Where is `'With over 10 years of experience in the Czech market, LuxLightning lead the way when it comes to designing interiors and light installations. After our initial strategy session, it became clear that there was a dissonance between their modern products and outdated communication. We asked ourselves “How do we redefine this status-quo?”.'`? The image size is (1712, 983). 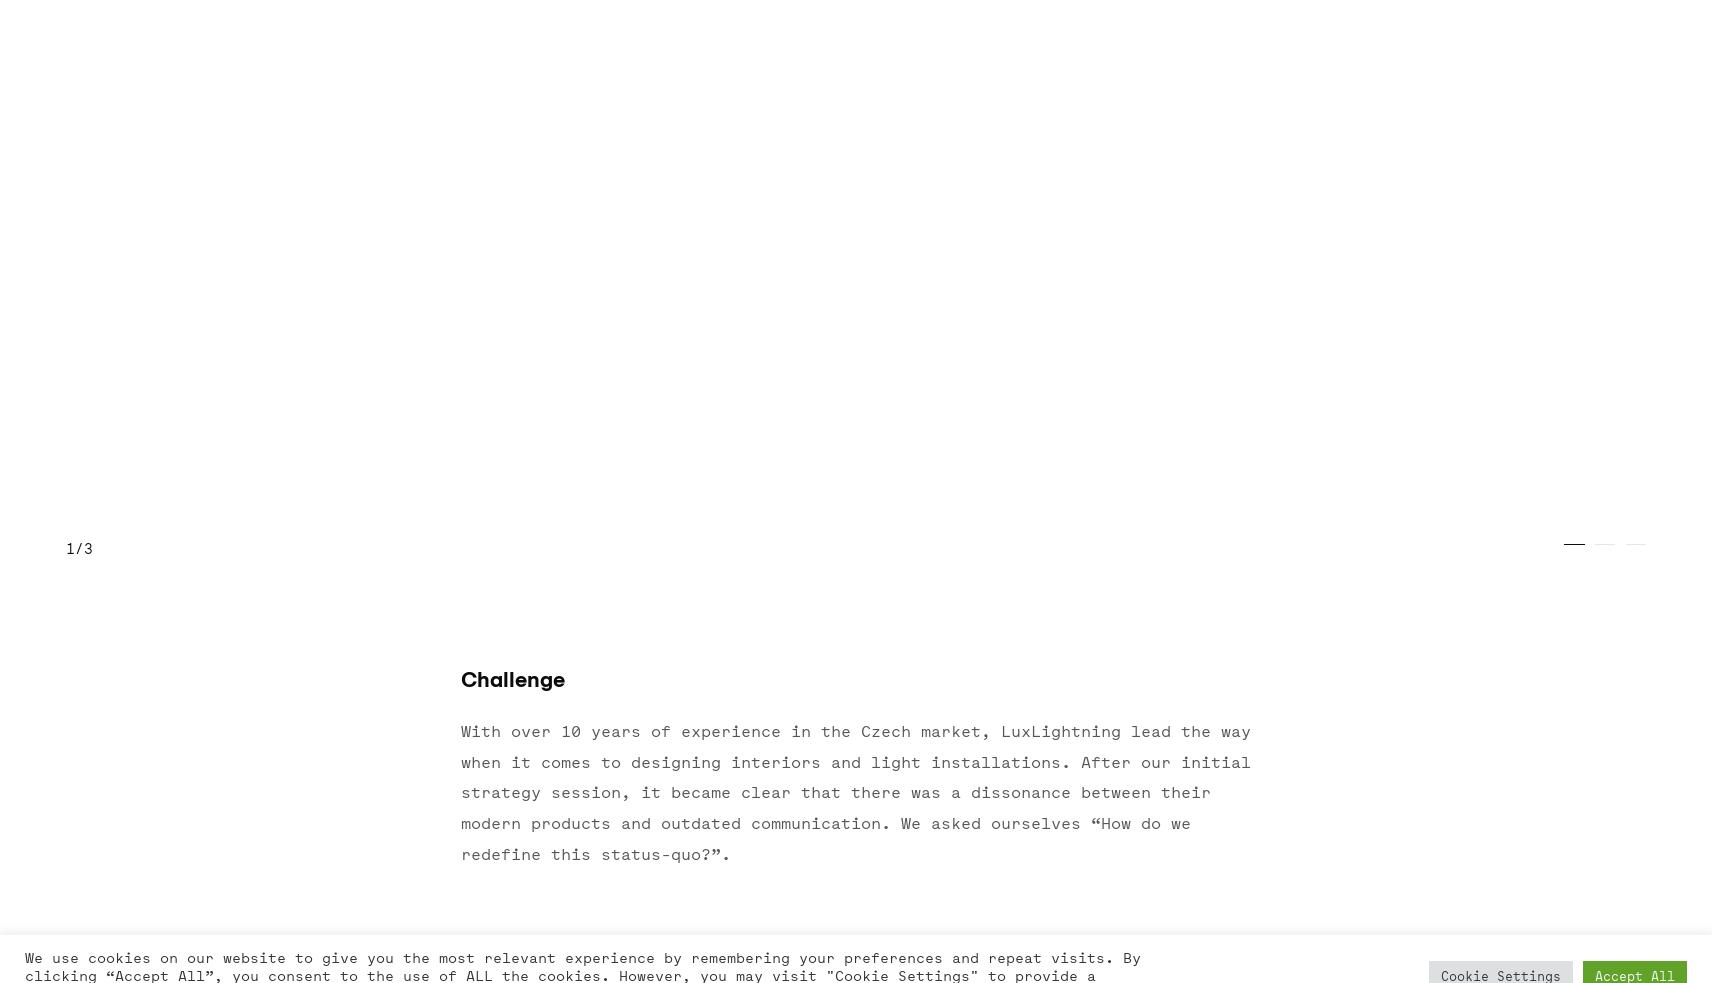 'With over 10 years of experience in the Czech market, LuxLightning lead the way when it comes to designing interiors and light installations. After our initial strategy session, it became clear that there was a dissonance between their modern products and outdated communication. We asked ourselves “How do we redefine this status-quo?”.' is located at coordinates (854, 791).